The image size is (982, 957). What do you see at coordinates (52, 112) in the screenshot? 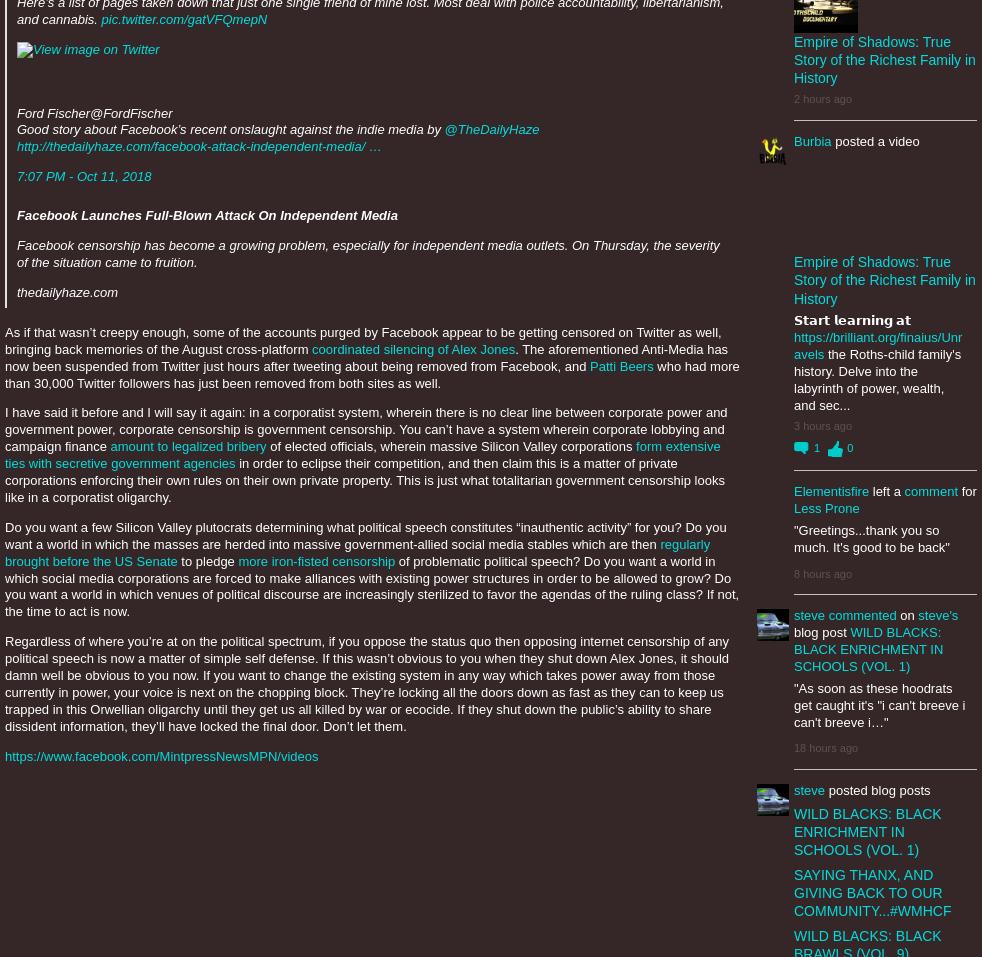
I see `'Ford Fischer'` at bounding box center [52, 112].